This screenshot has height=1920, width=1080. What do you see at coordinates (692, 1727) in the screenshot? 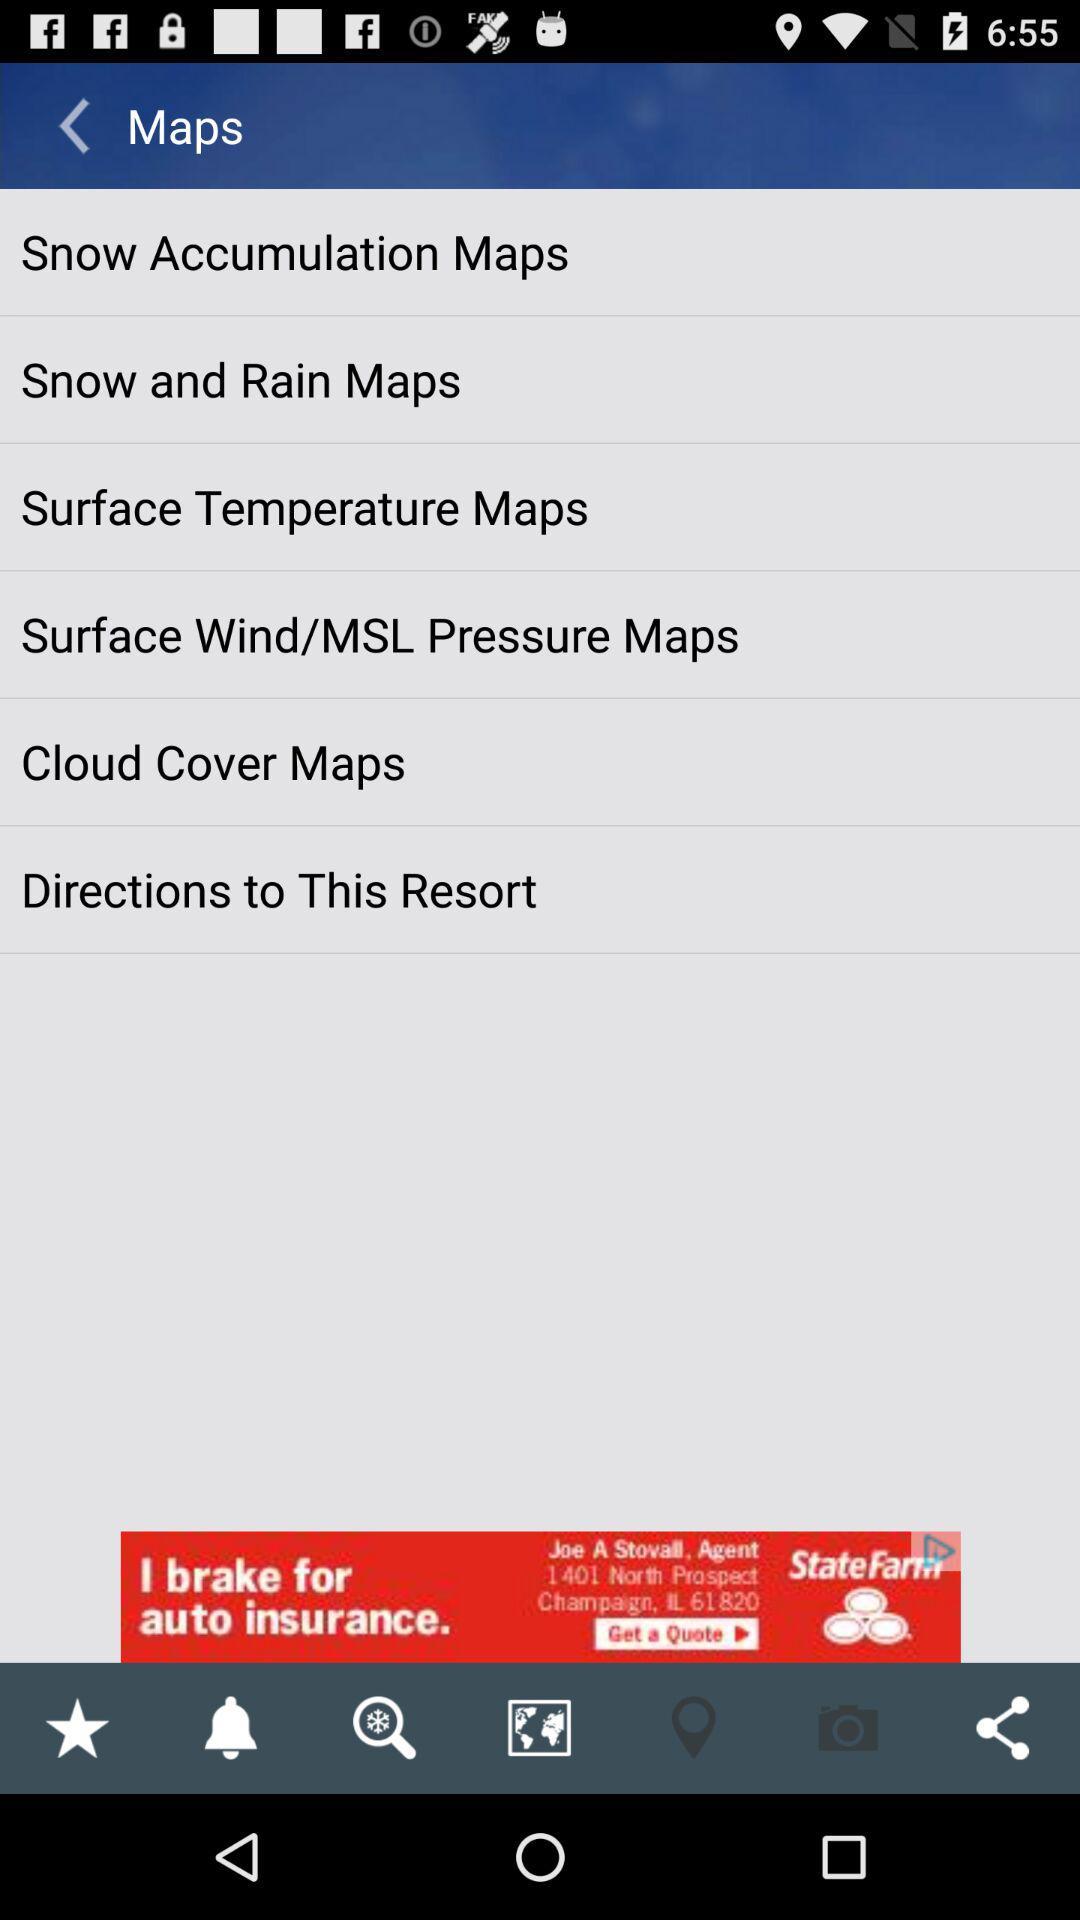
I see `enable location` at bounding box center [692, 1727].